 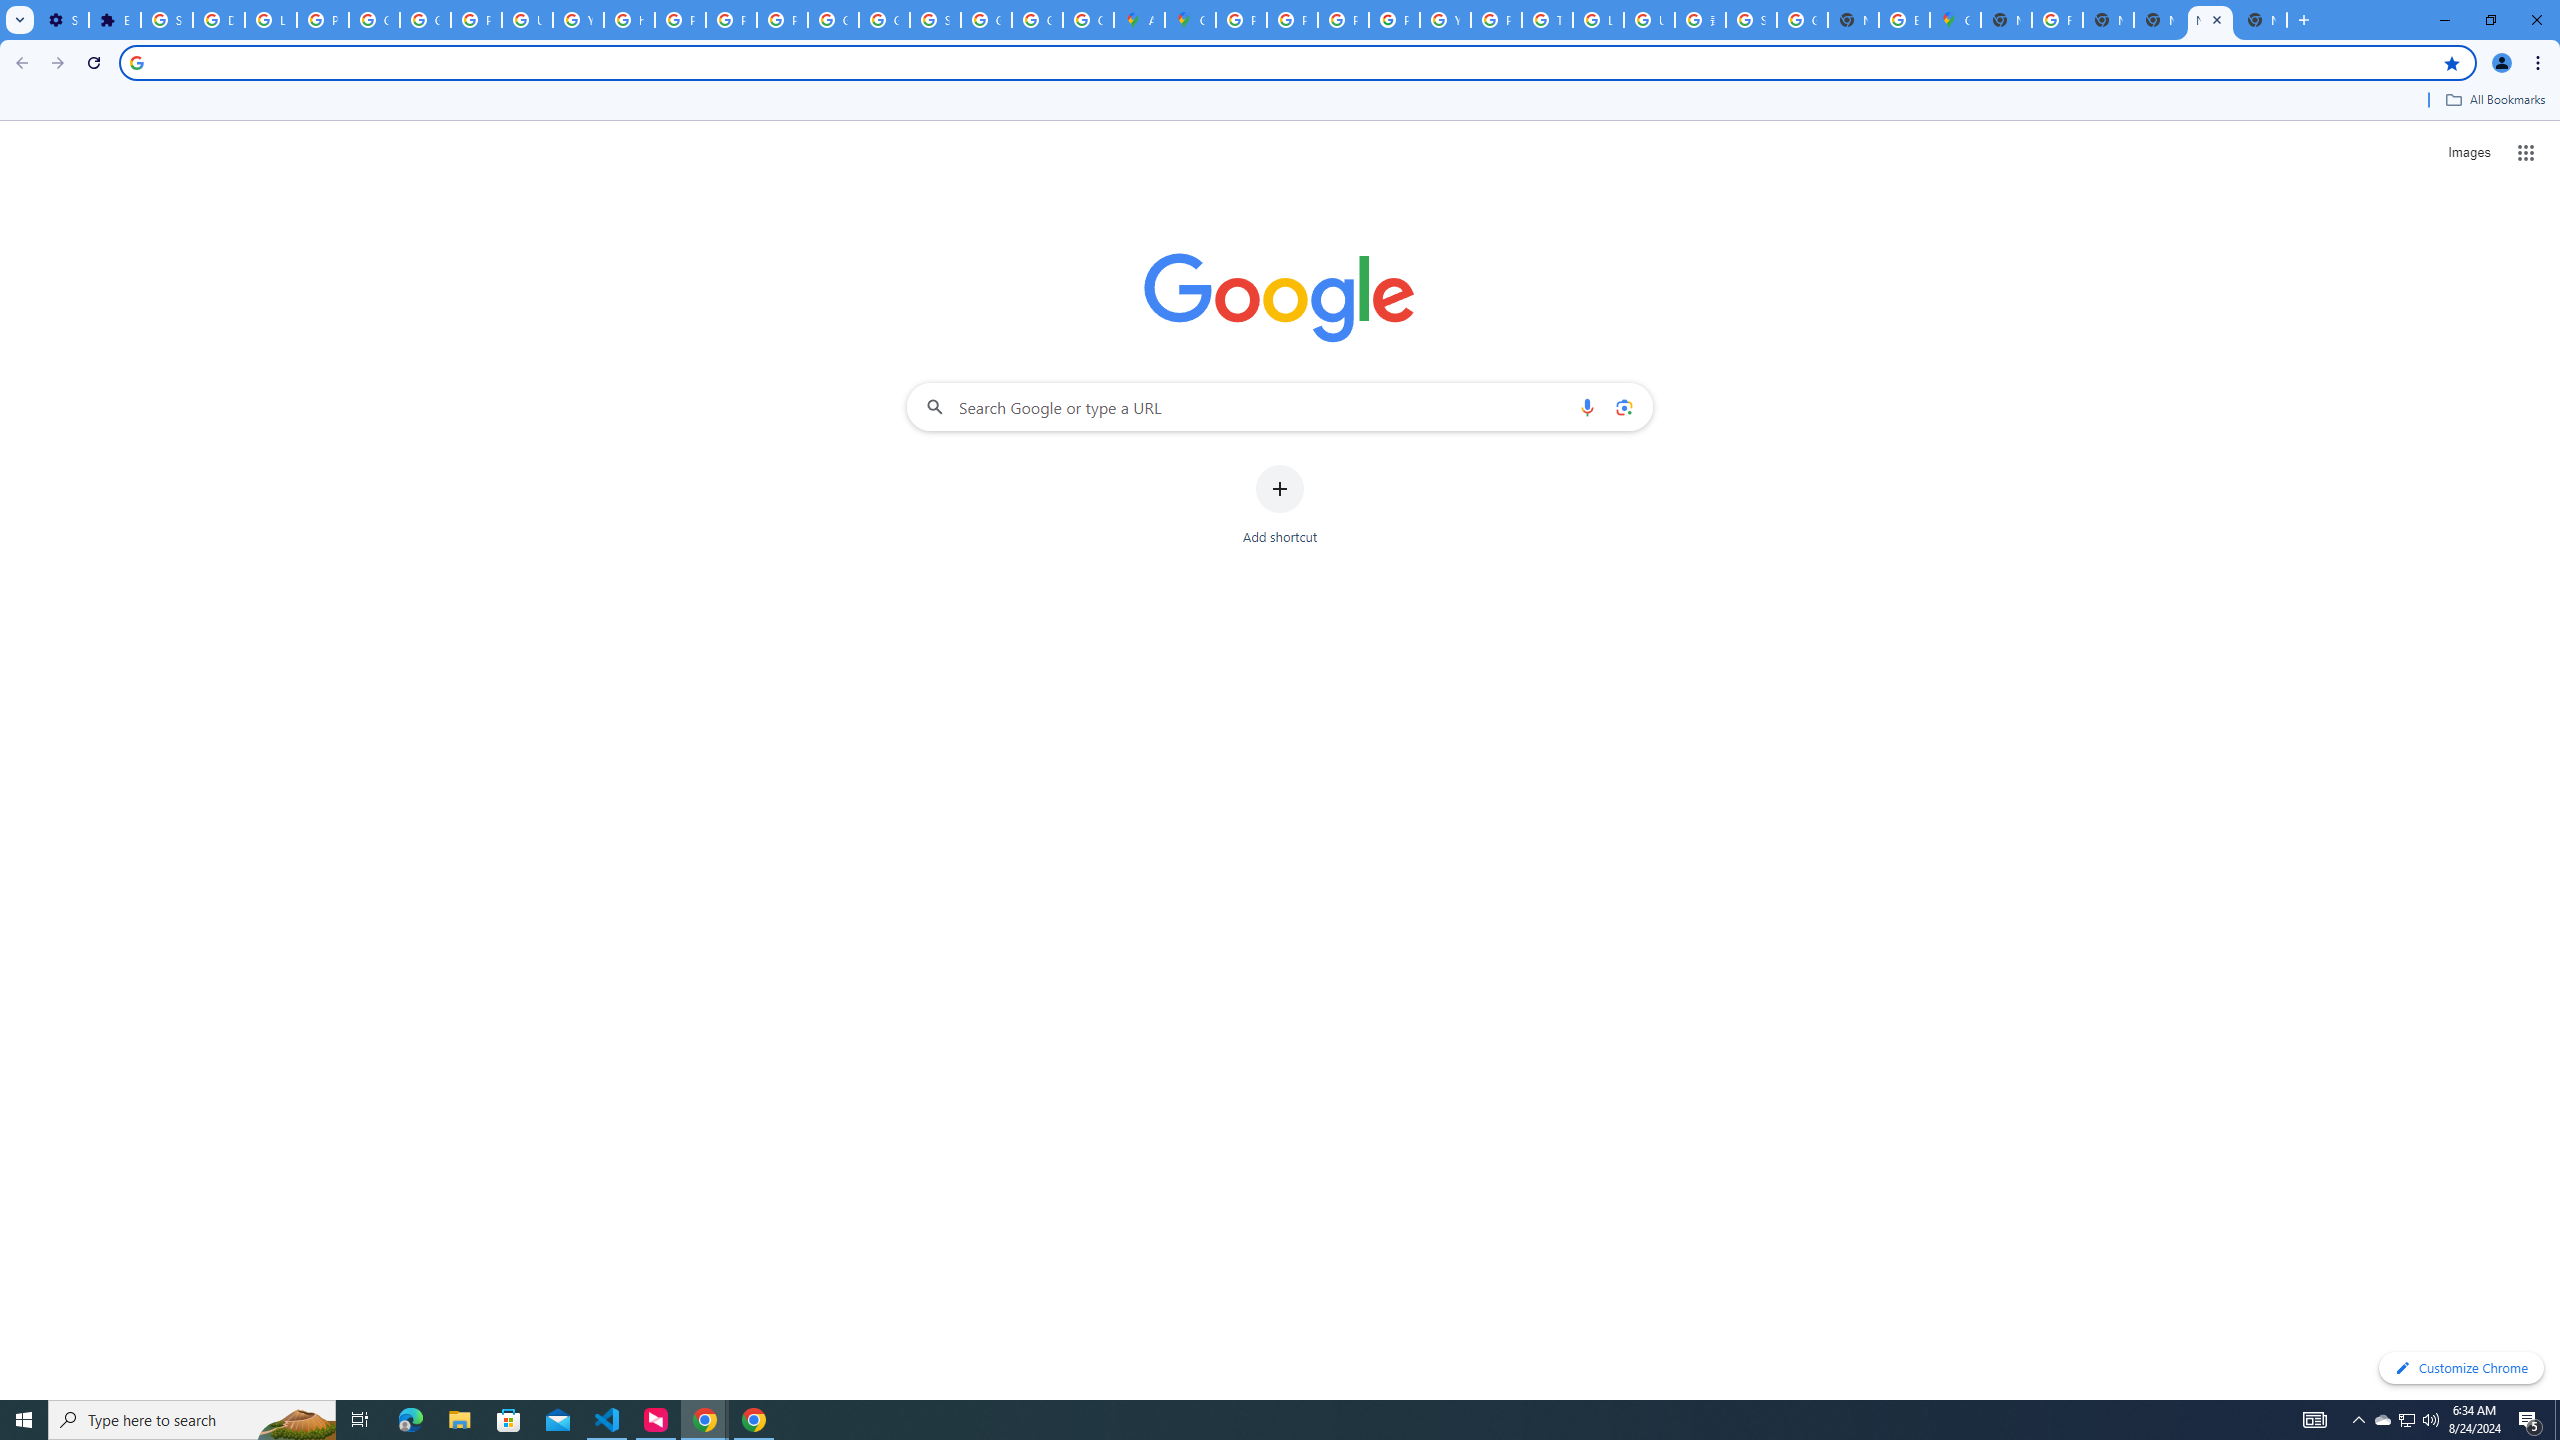 What do you see at coordinates (1239, 19) in the screenshot?
I see `'Policy Accountability and Transparency - Transparency Center'` at bounding box center [1239, 19].